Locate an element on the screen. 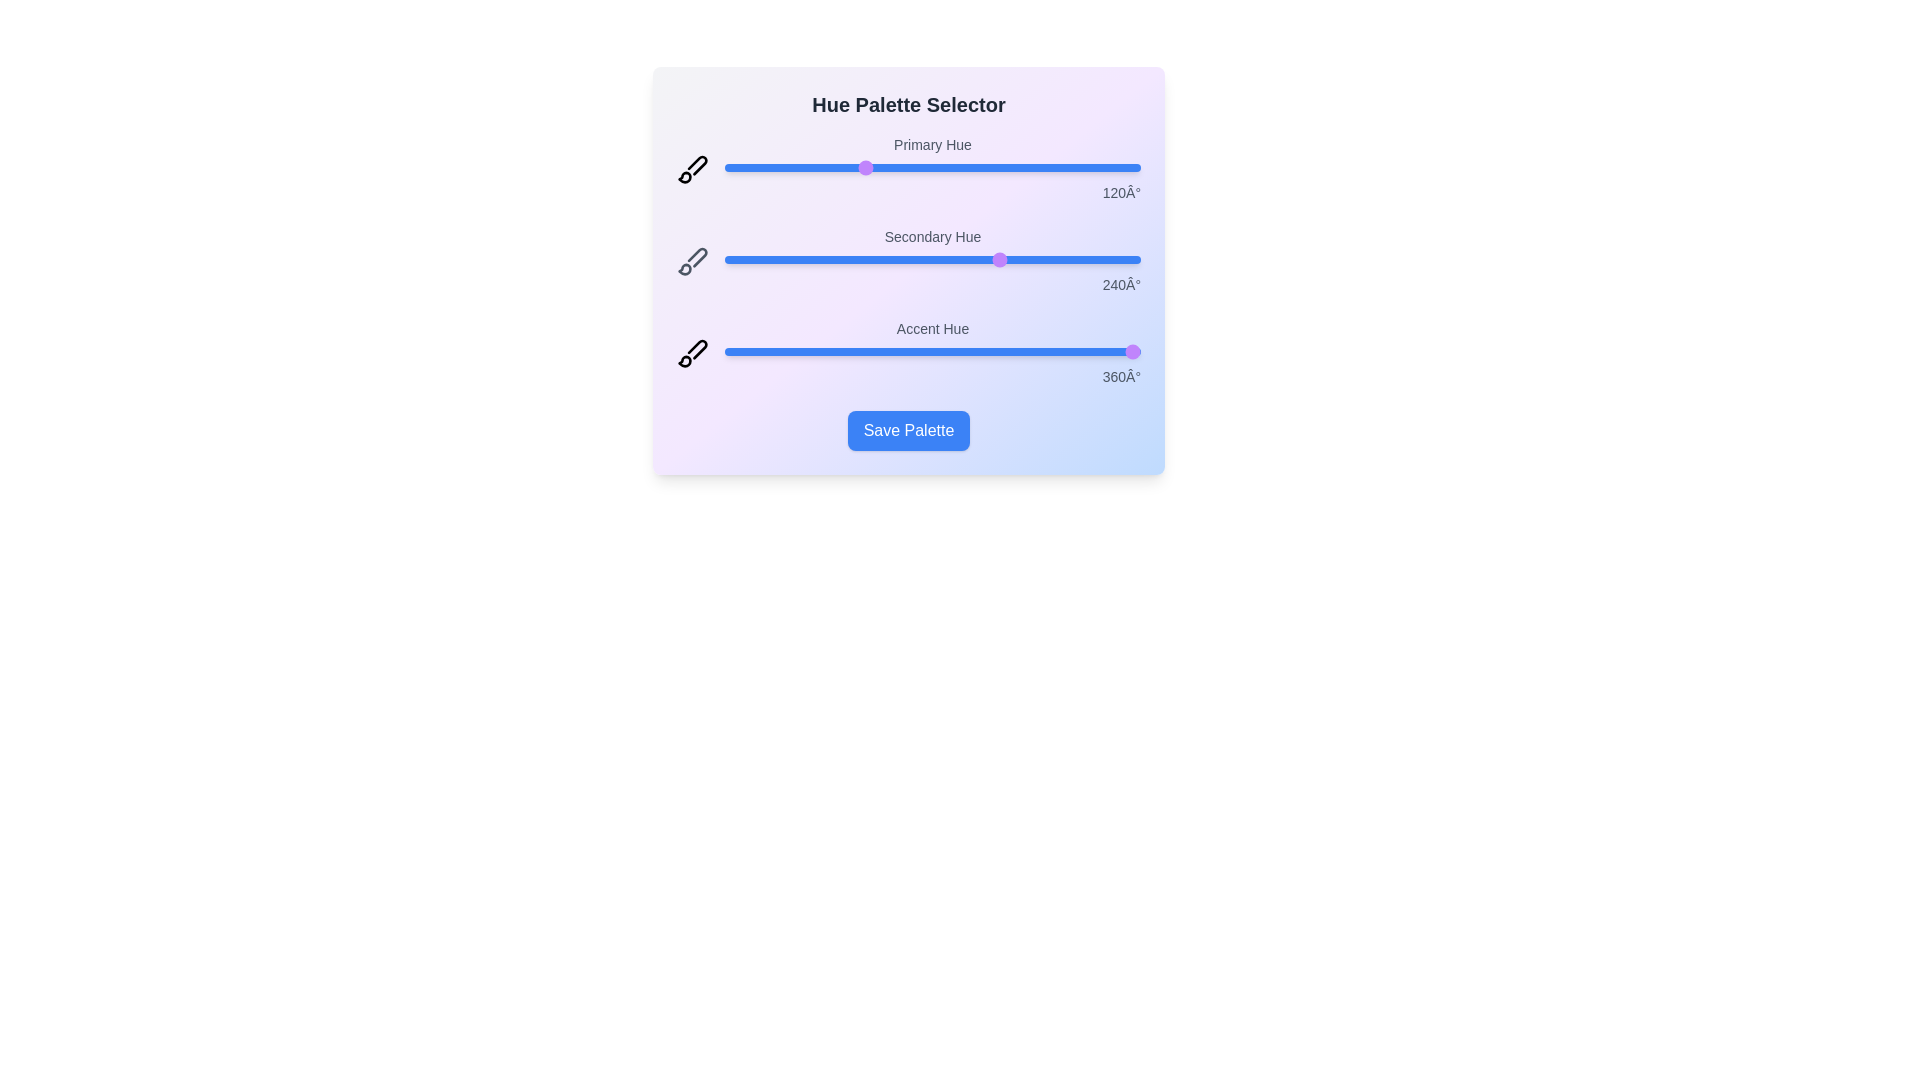  the 'Secondary Hue' slider to 248 degrees is located at coordinates (1011, 258).